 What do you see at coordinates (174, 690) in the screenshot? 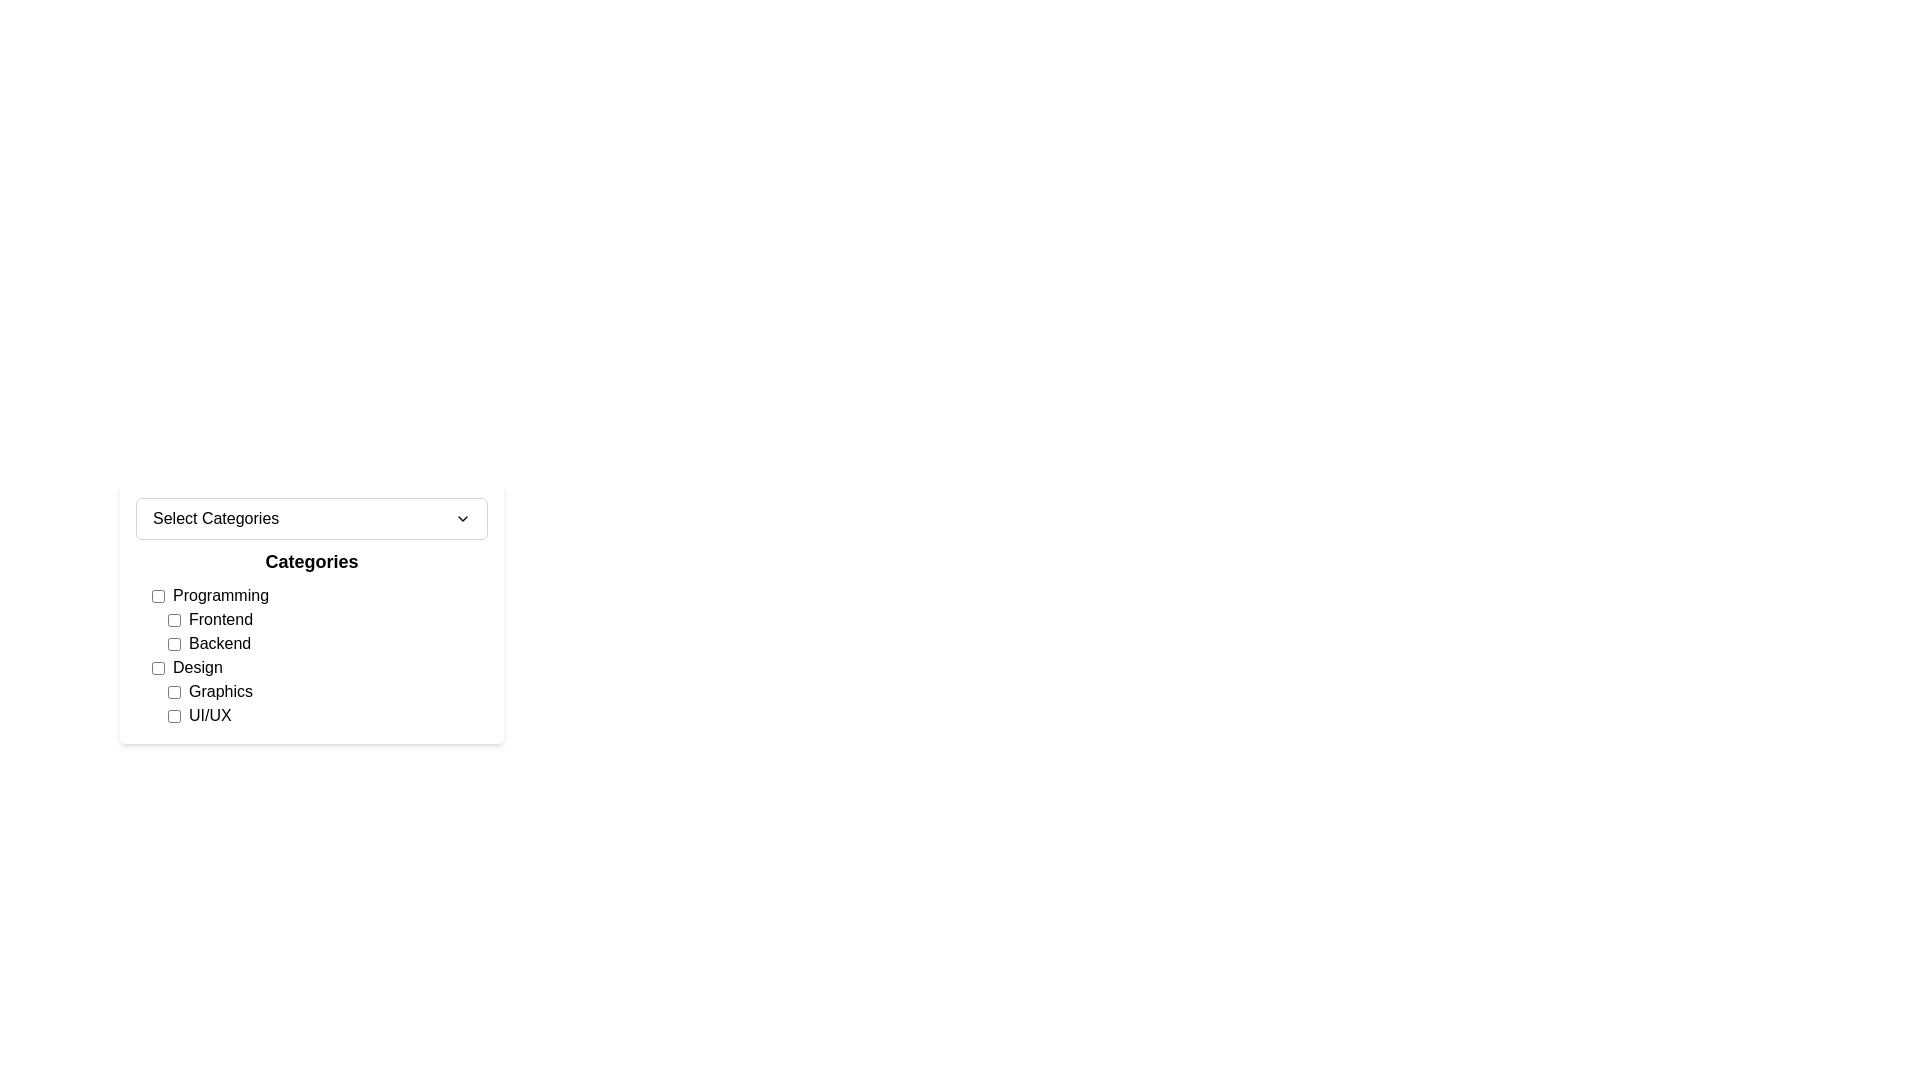
I see `the checkbox located to the left of the label text 'Graphics' within the 'Select Categories' section` at bounding box center [174, 690].